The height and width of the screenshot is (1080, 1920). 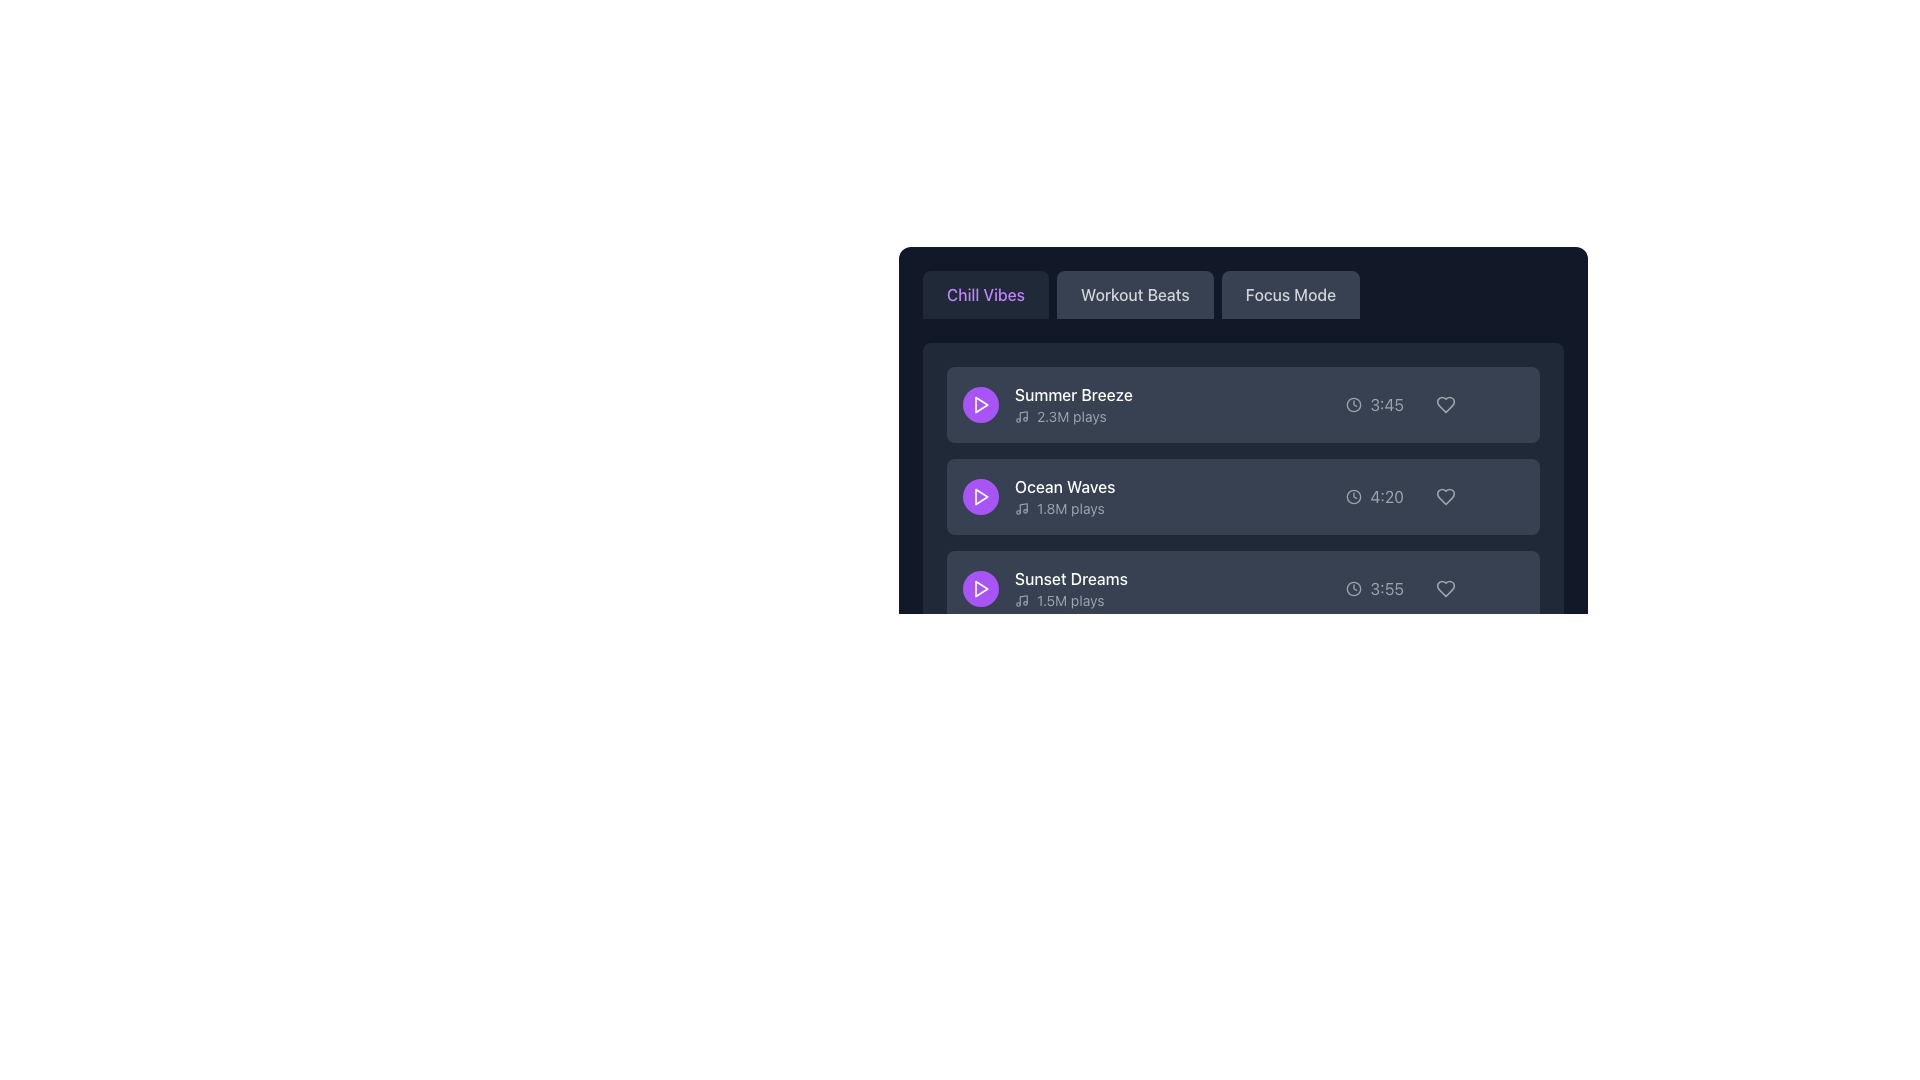 What do you see at coordinates (1354, 405) in the screenshot?
I see `the SVG Circle element that is part of the decorative clock icon located at the top right corner of the first music track row, adjacent to the track's duration` at bounding box center [1354, 405].